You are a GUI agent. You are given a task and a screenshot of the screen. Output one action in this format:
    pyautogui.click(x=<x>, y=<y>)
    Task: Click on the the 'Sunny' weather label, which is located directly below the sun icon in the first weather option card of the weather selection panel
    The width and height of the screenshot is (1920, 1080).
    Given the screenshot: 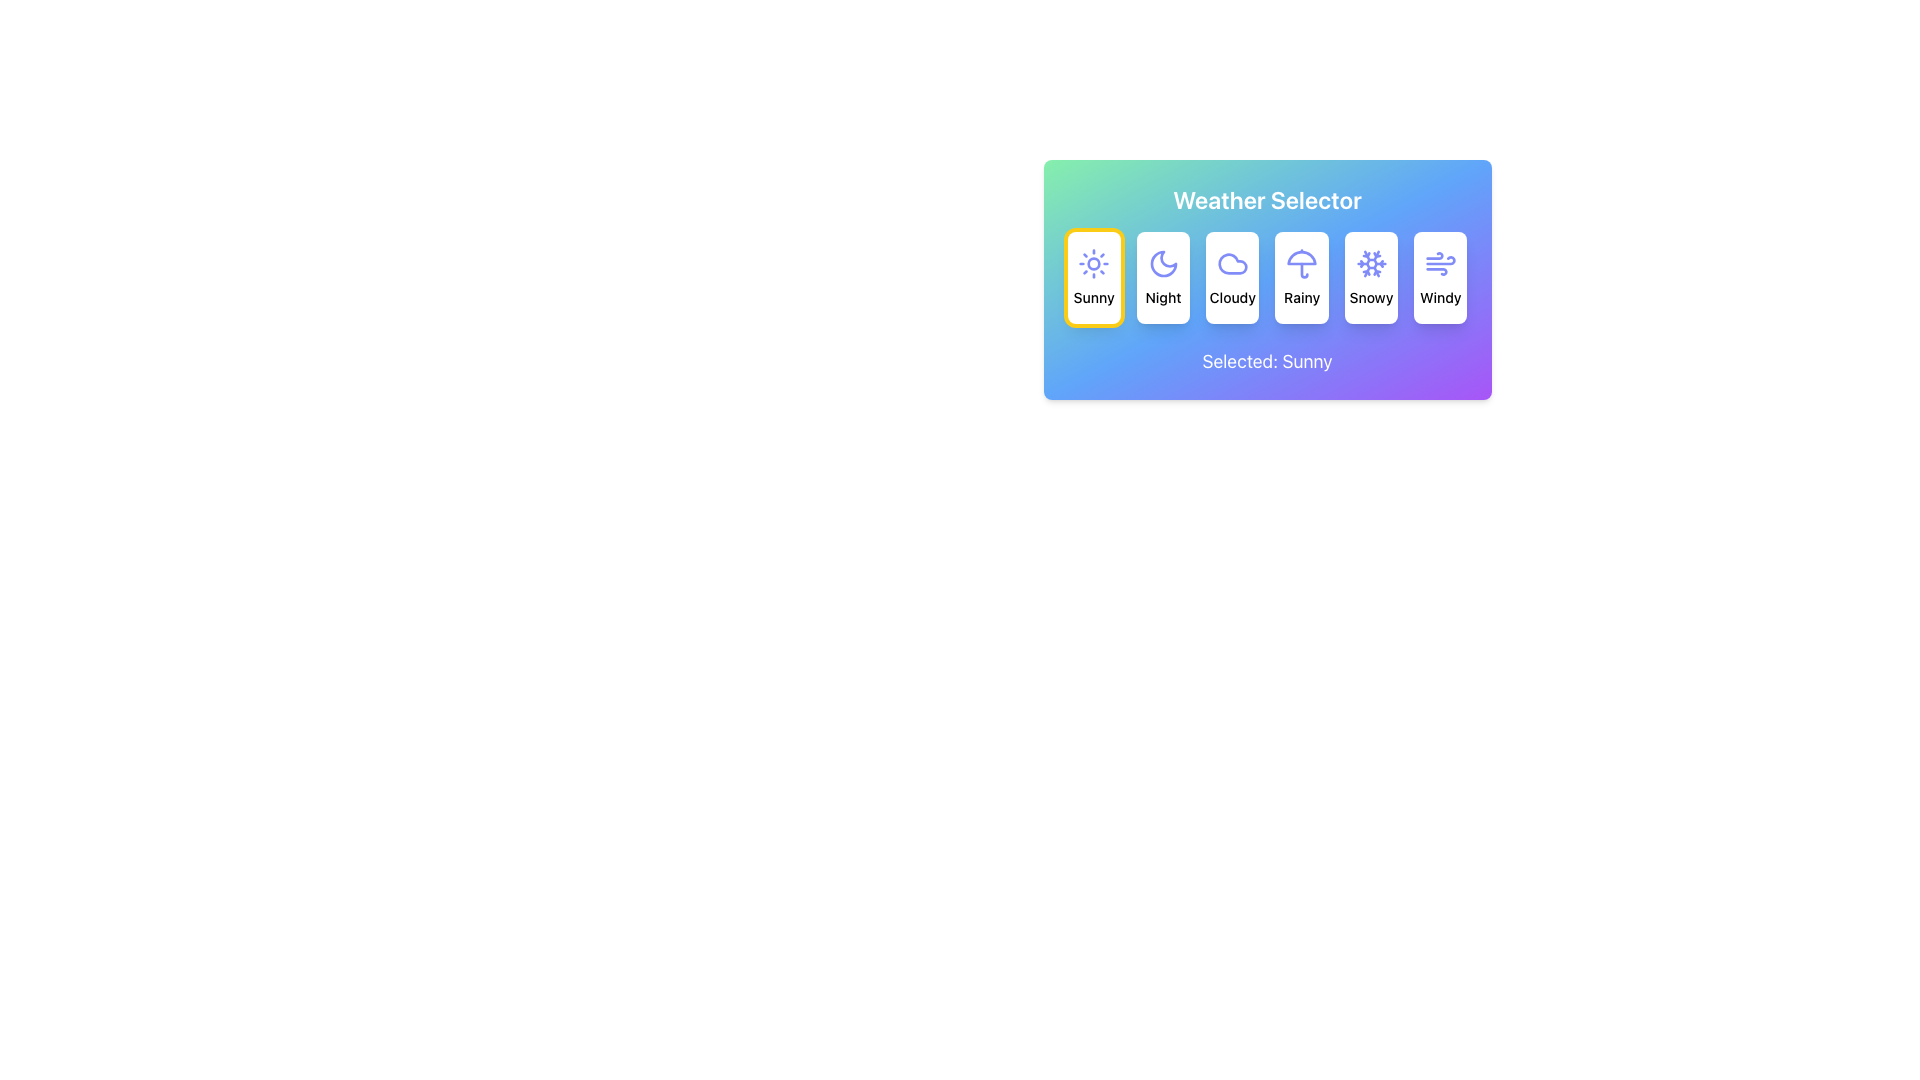 What is the action you would take?
    pyautogui.click(x=1093, y=297)
    